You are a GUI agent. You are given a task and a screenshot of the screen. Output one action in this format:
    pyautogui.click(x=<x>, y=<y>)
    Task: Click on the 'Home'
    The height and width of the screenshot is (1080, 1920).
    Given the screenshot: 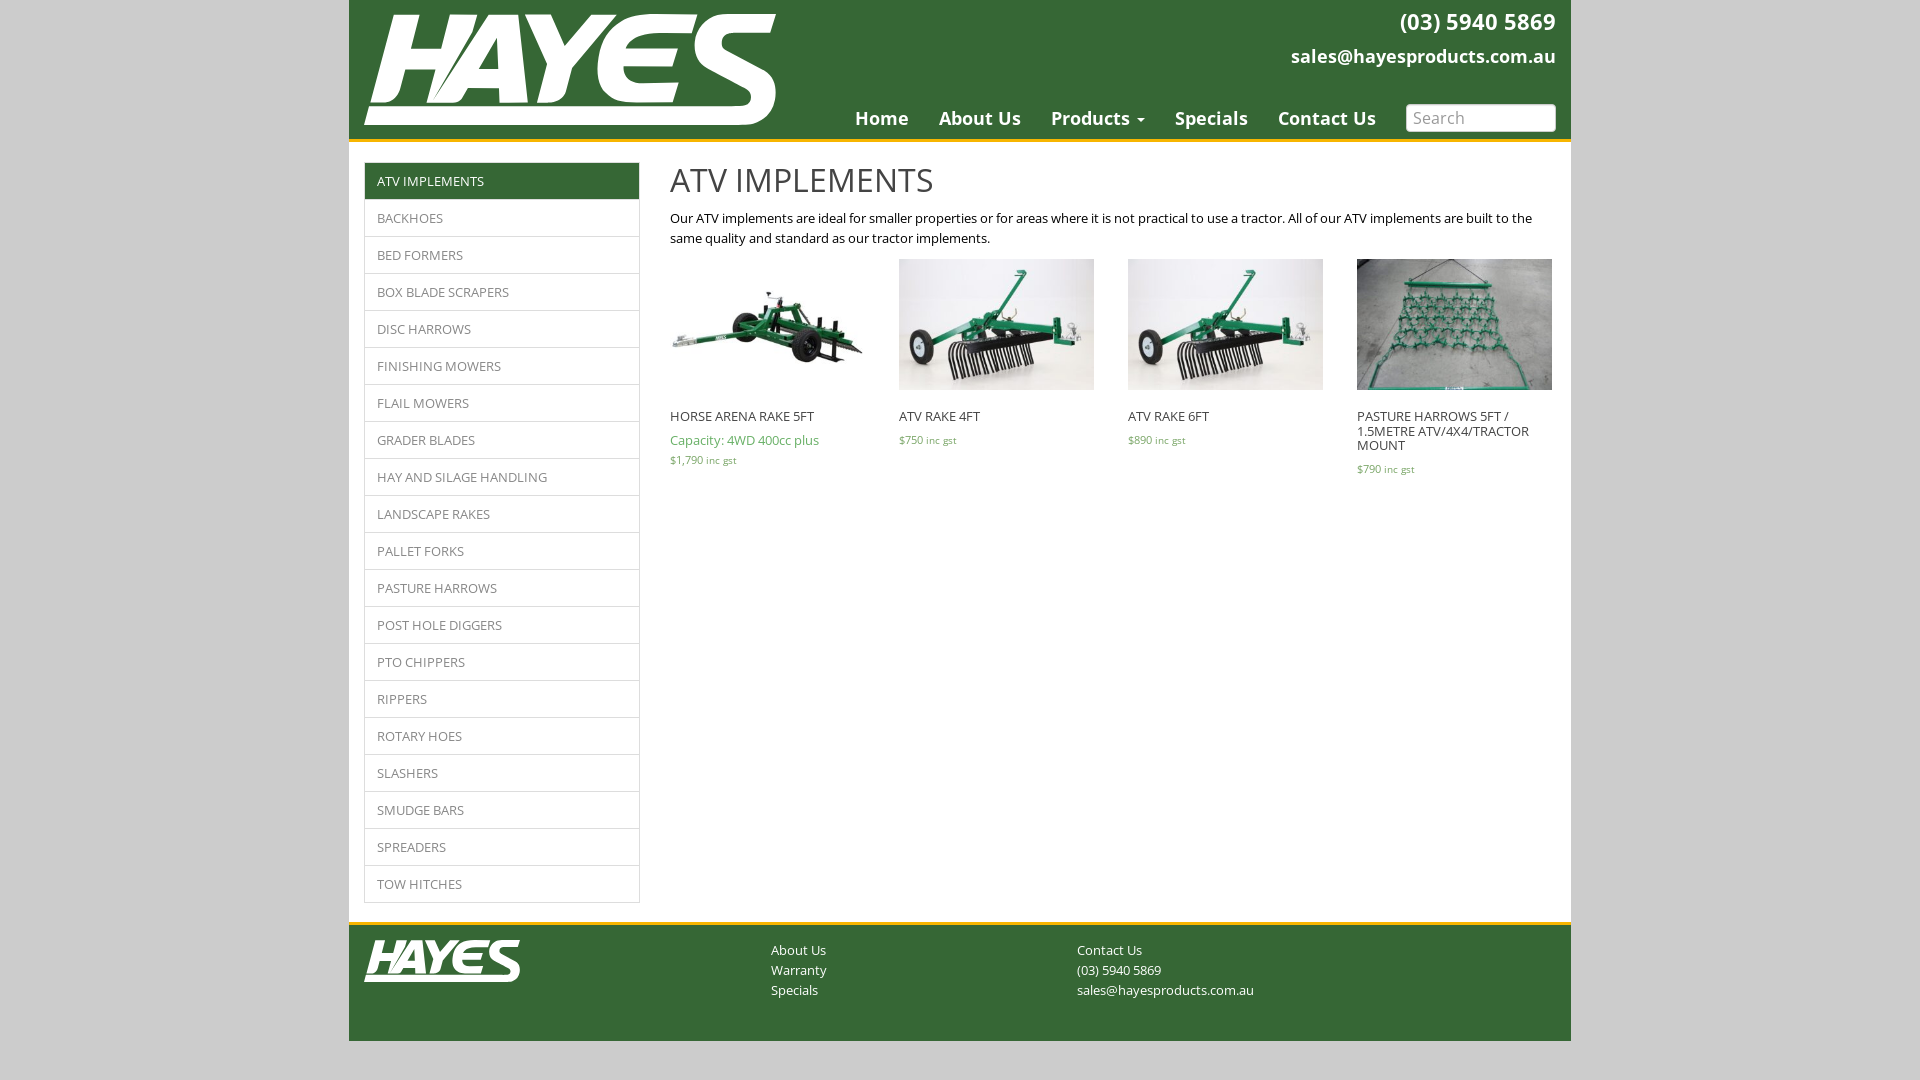 What is the action you would take?
    pyautogui.click(x=881, y=118)
    